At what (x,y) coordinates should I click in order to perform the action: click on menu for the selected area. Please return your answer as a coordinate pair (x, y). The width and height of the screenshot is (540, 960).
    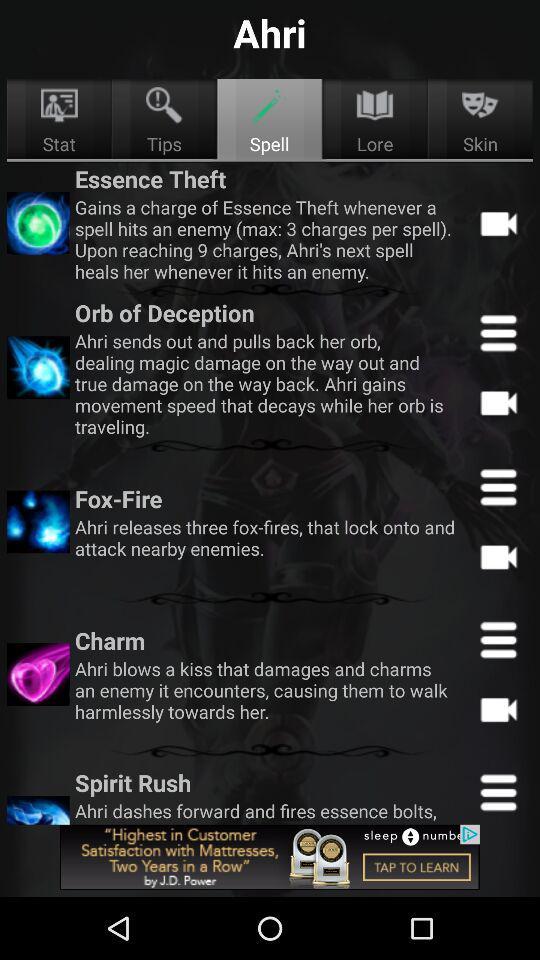
    Looking at the image, I should click on (497, 333).